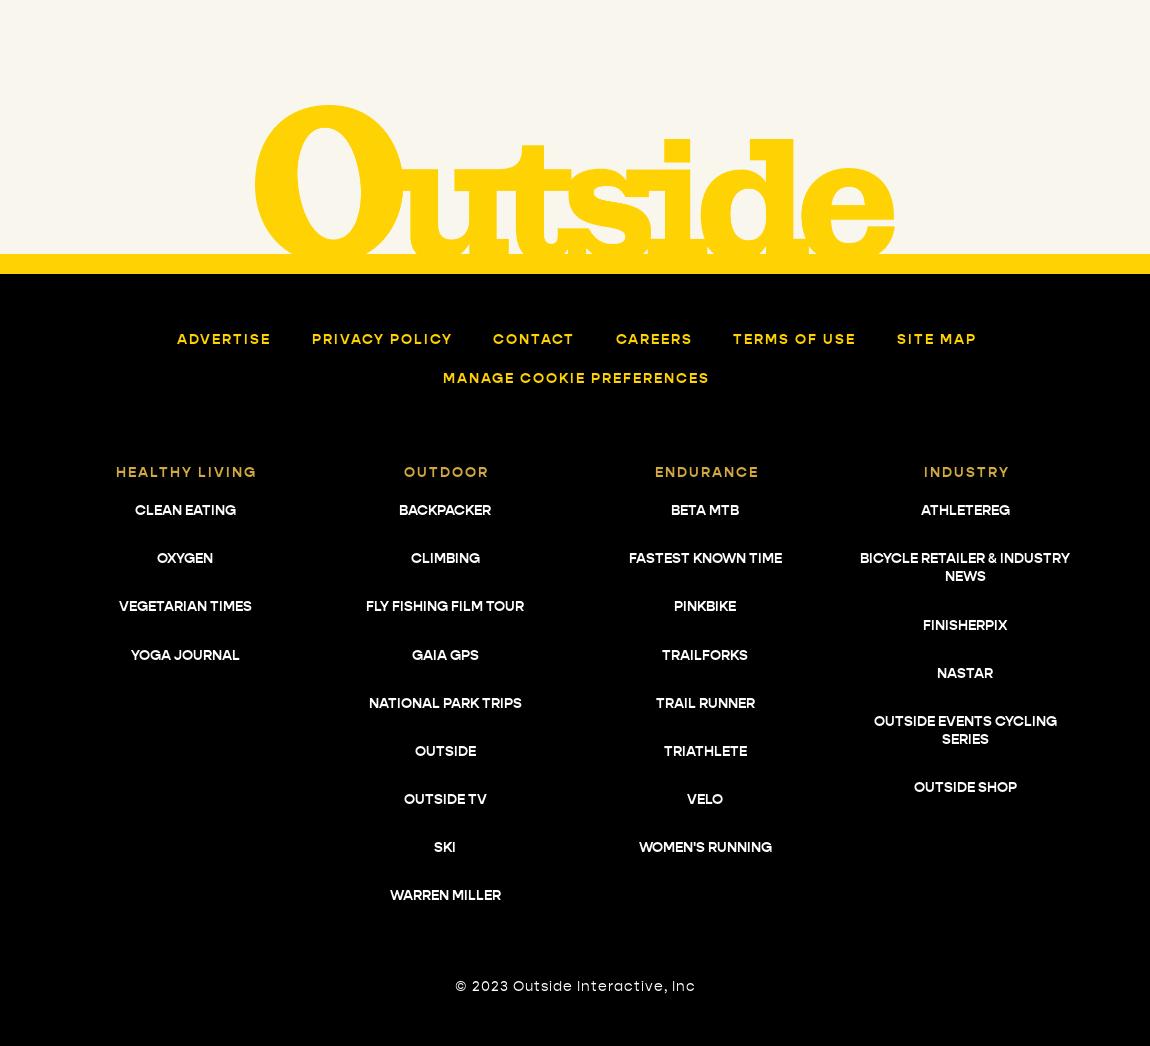 The width and height of the screenshot is (1150, 1046). Describe the element at coordinates (703, 509) in the screenshot. I see `'Beta MTB'` at that location.